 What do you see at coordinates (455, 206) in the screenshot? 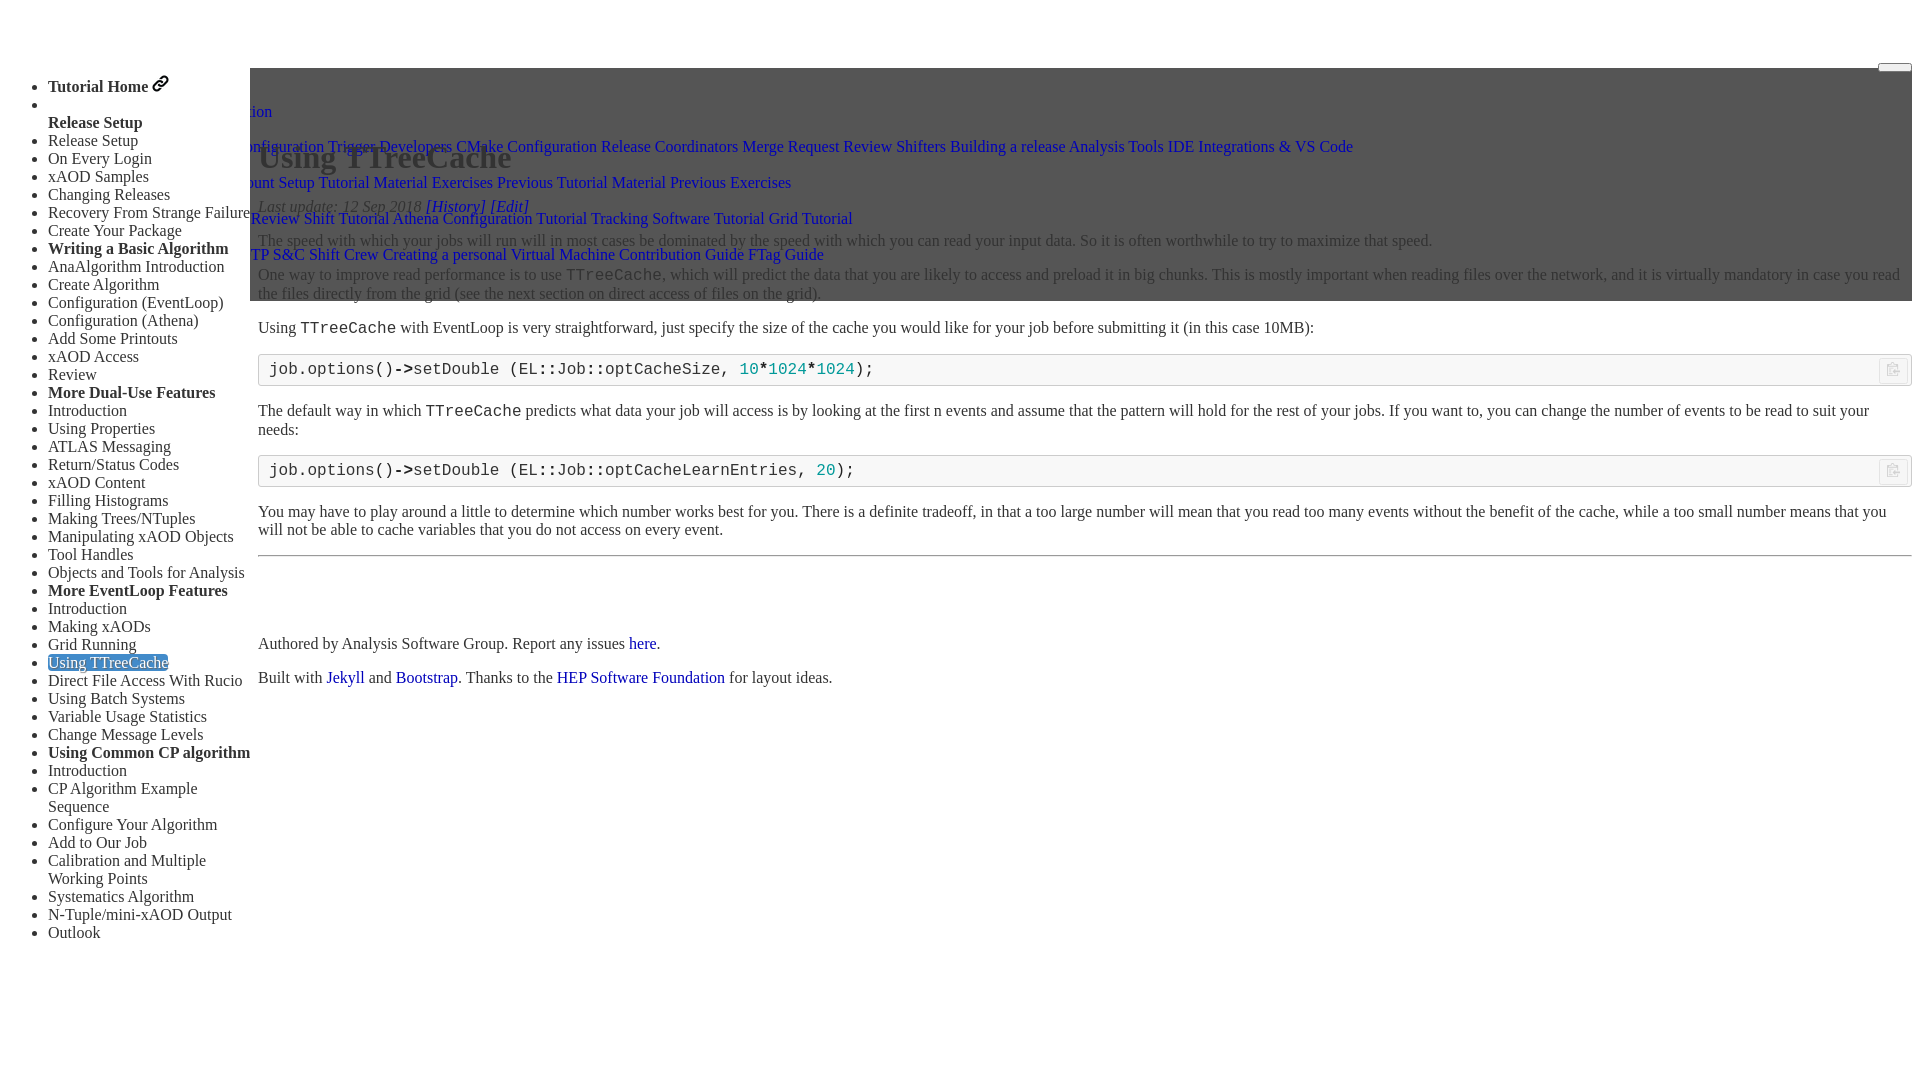
I see `'[History]'` at bounding box center [455, 206].